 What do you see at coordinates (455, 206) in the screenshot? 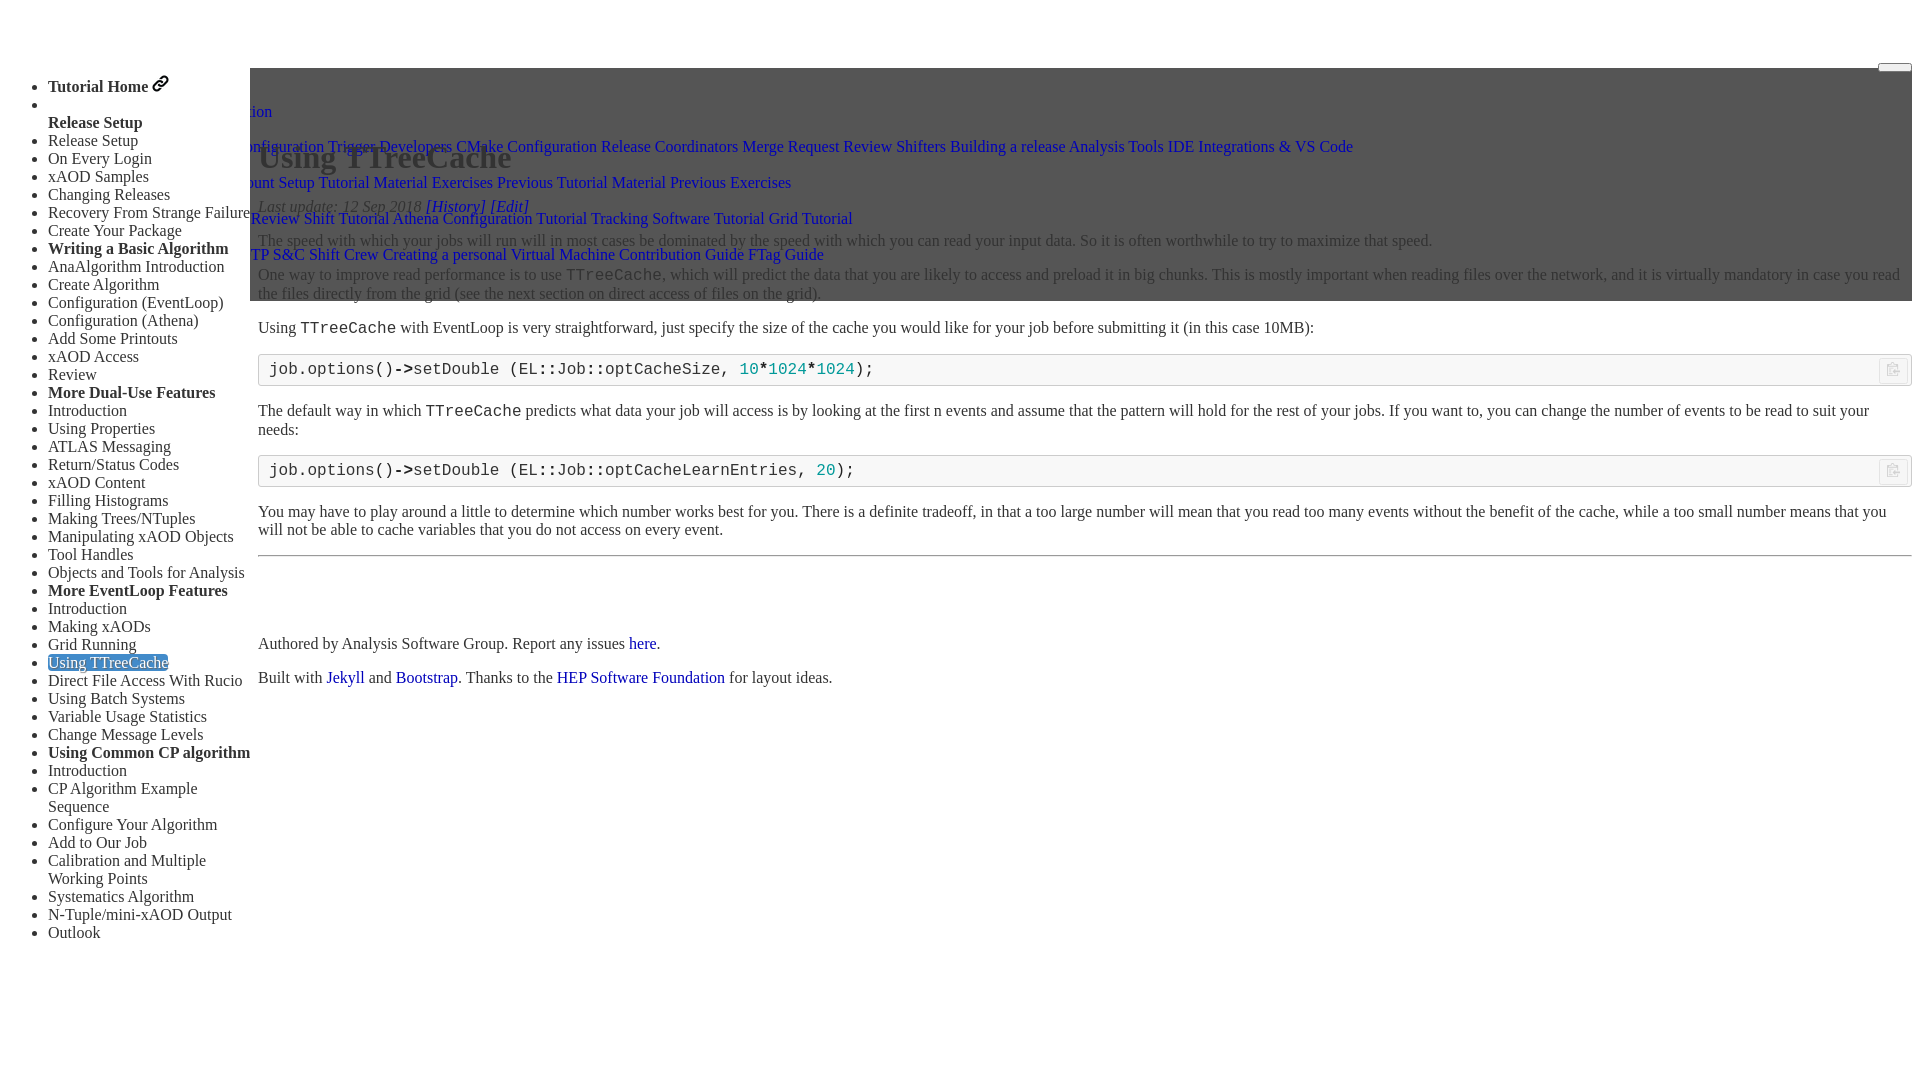
I see `'[History]'` at bounding box center [455, 206].